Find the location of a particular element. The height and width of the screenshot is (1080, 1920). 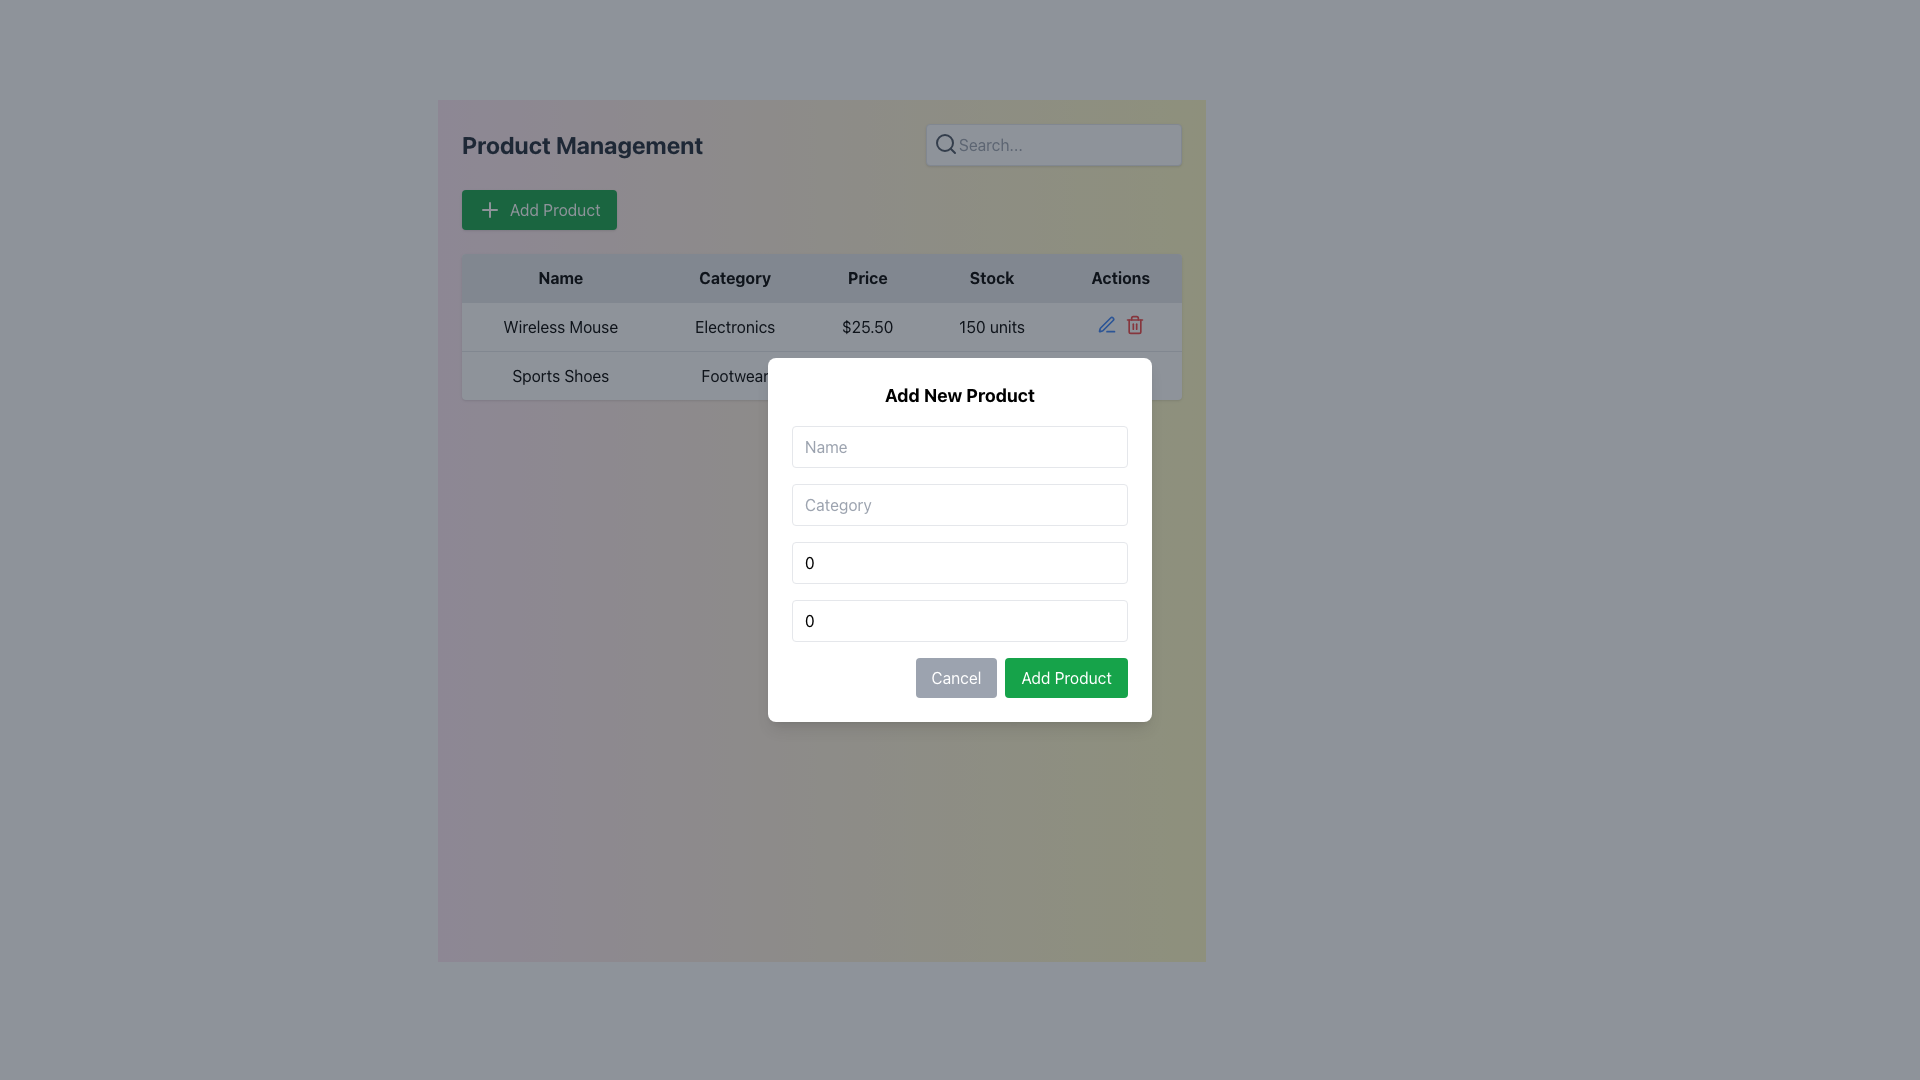

the 'Wireless Mouse' text label, which displays the product name in the leftmost column of a table entry is located at coordinates (560, 326).